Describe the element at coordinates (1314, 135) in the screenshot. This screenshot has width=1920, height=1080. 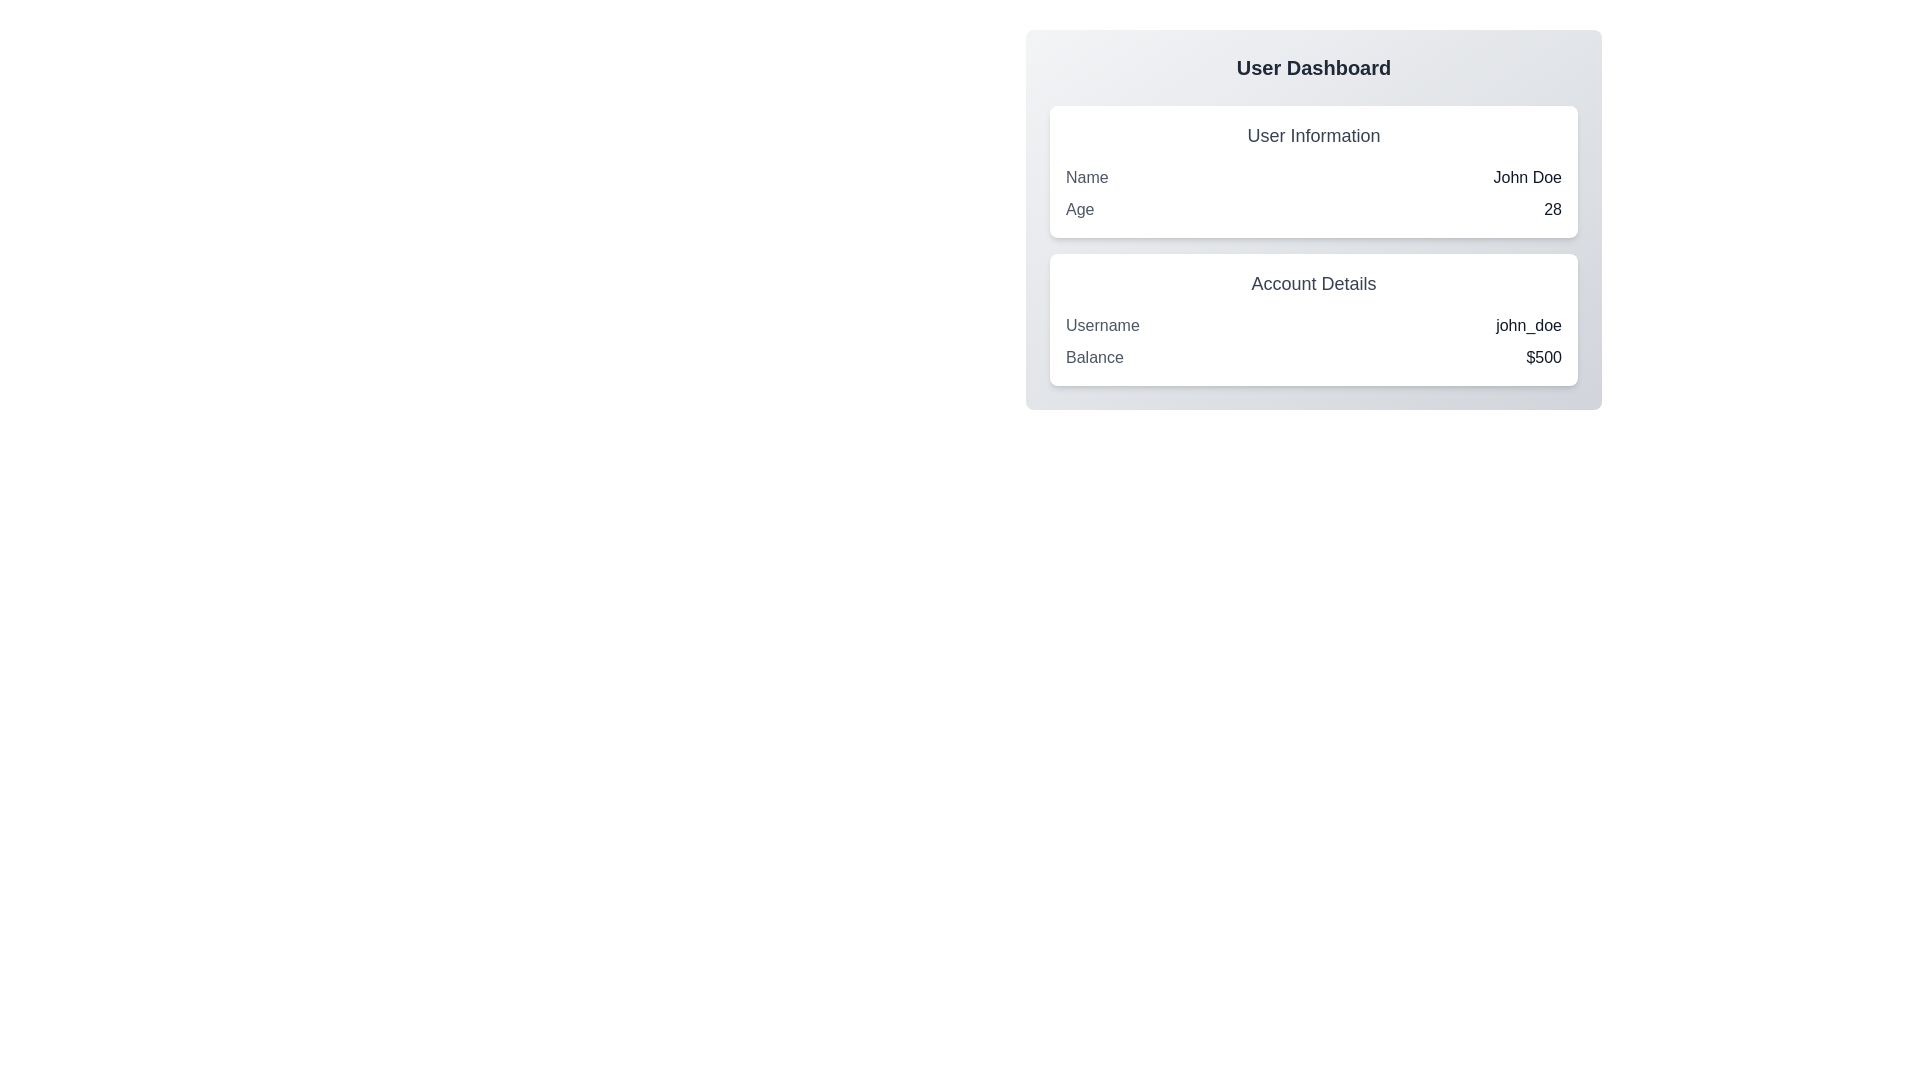
I see `the text label that reads 'User Information', which is styled in medium-sized grayish font and positioned centrally at the top of its section` at that location.